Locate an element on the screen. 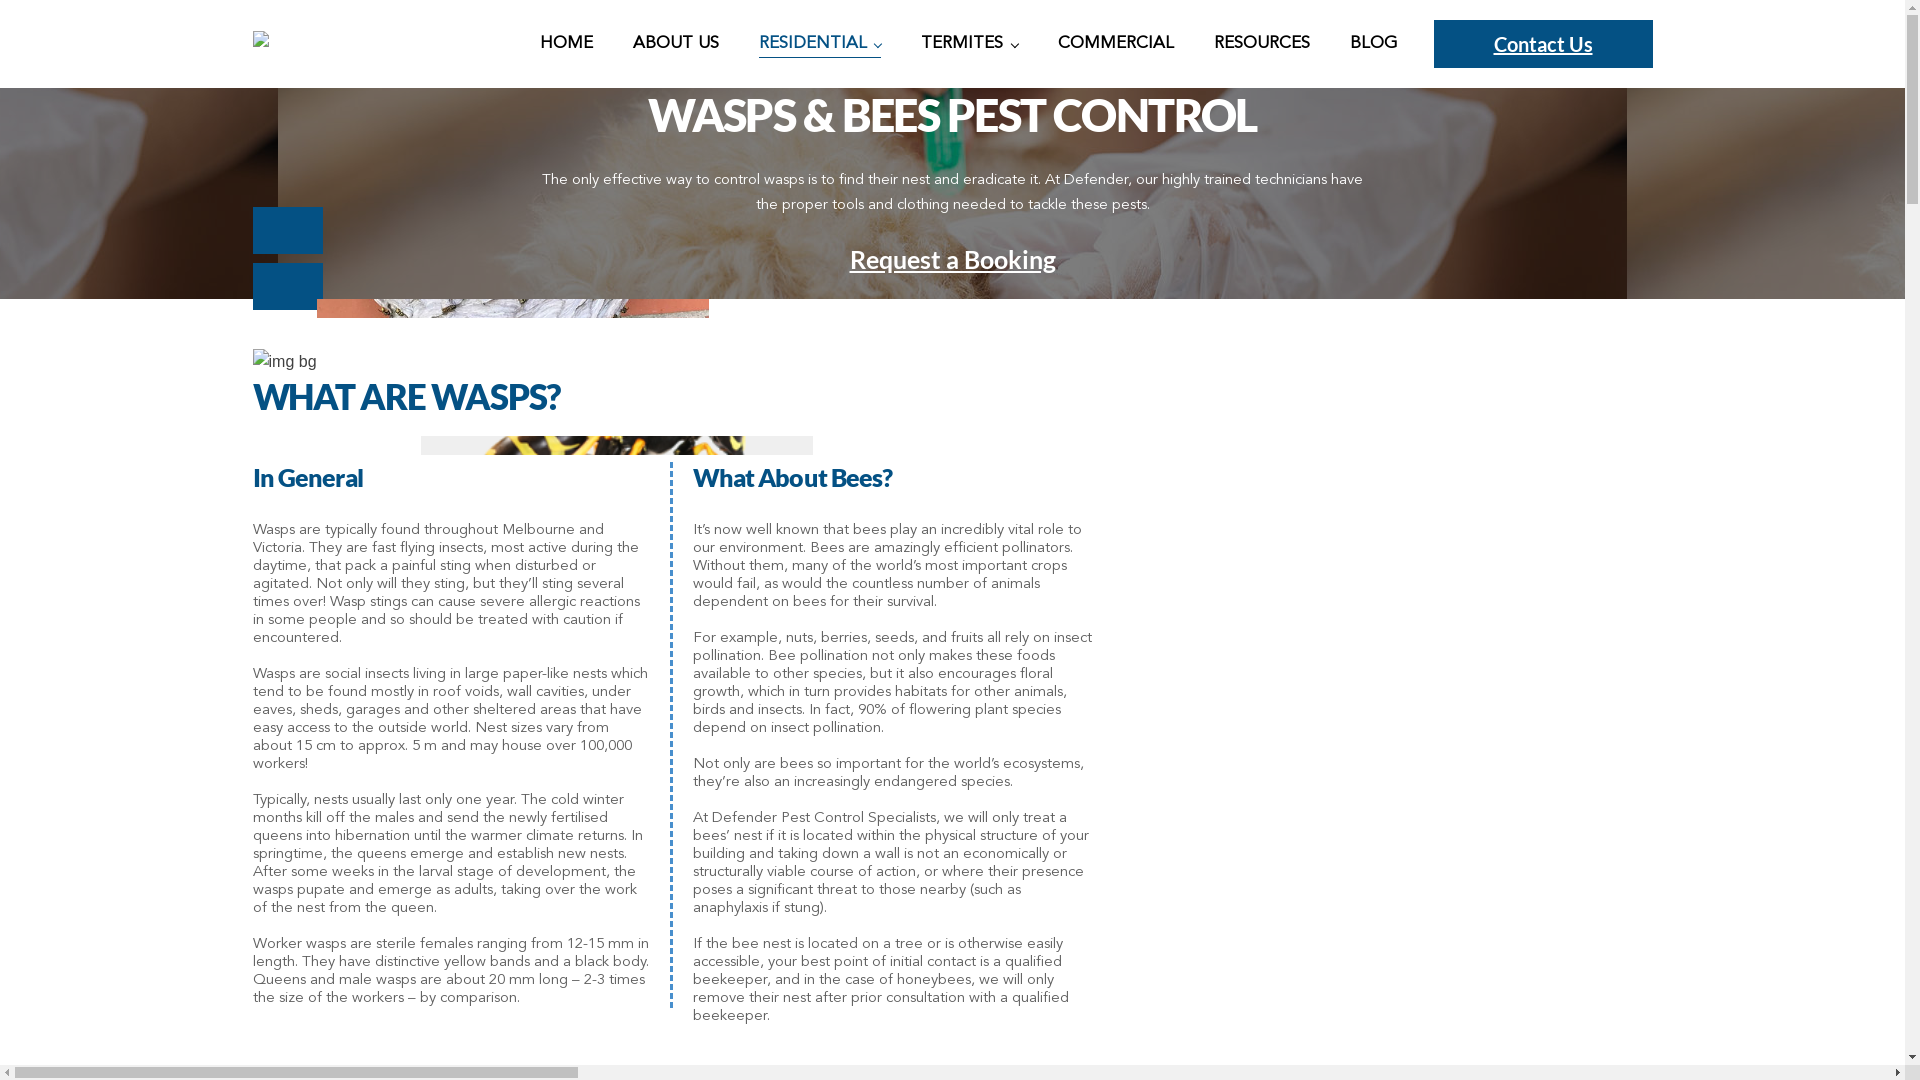  'RESIDENTIAL' is located at coordinates (820, 43).